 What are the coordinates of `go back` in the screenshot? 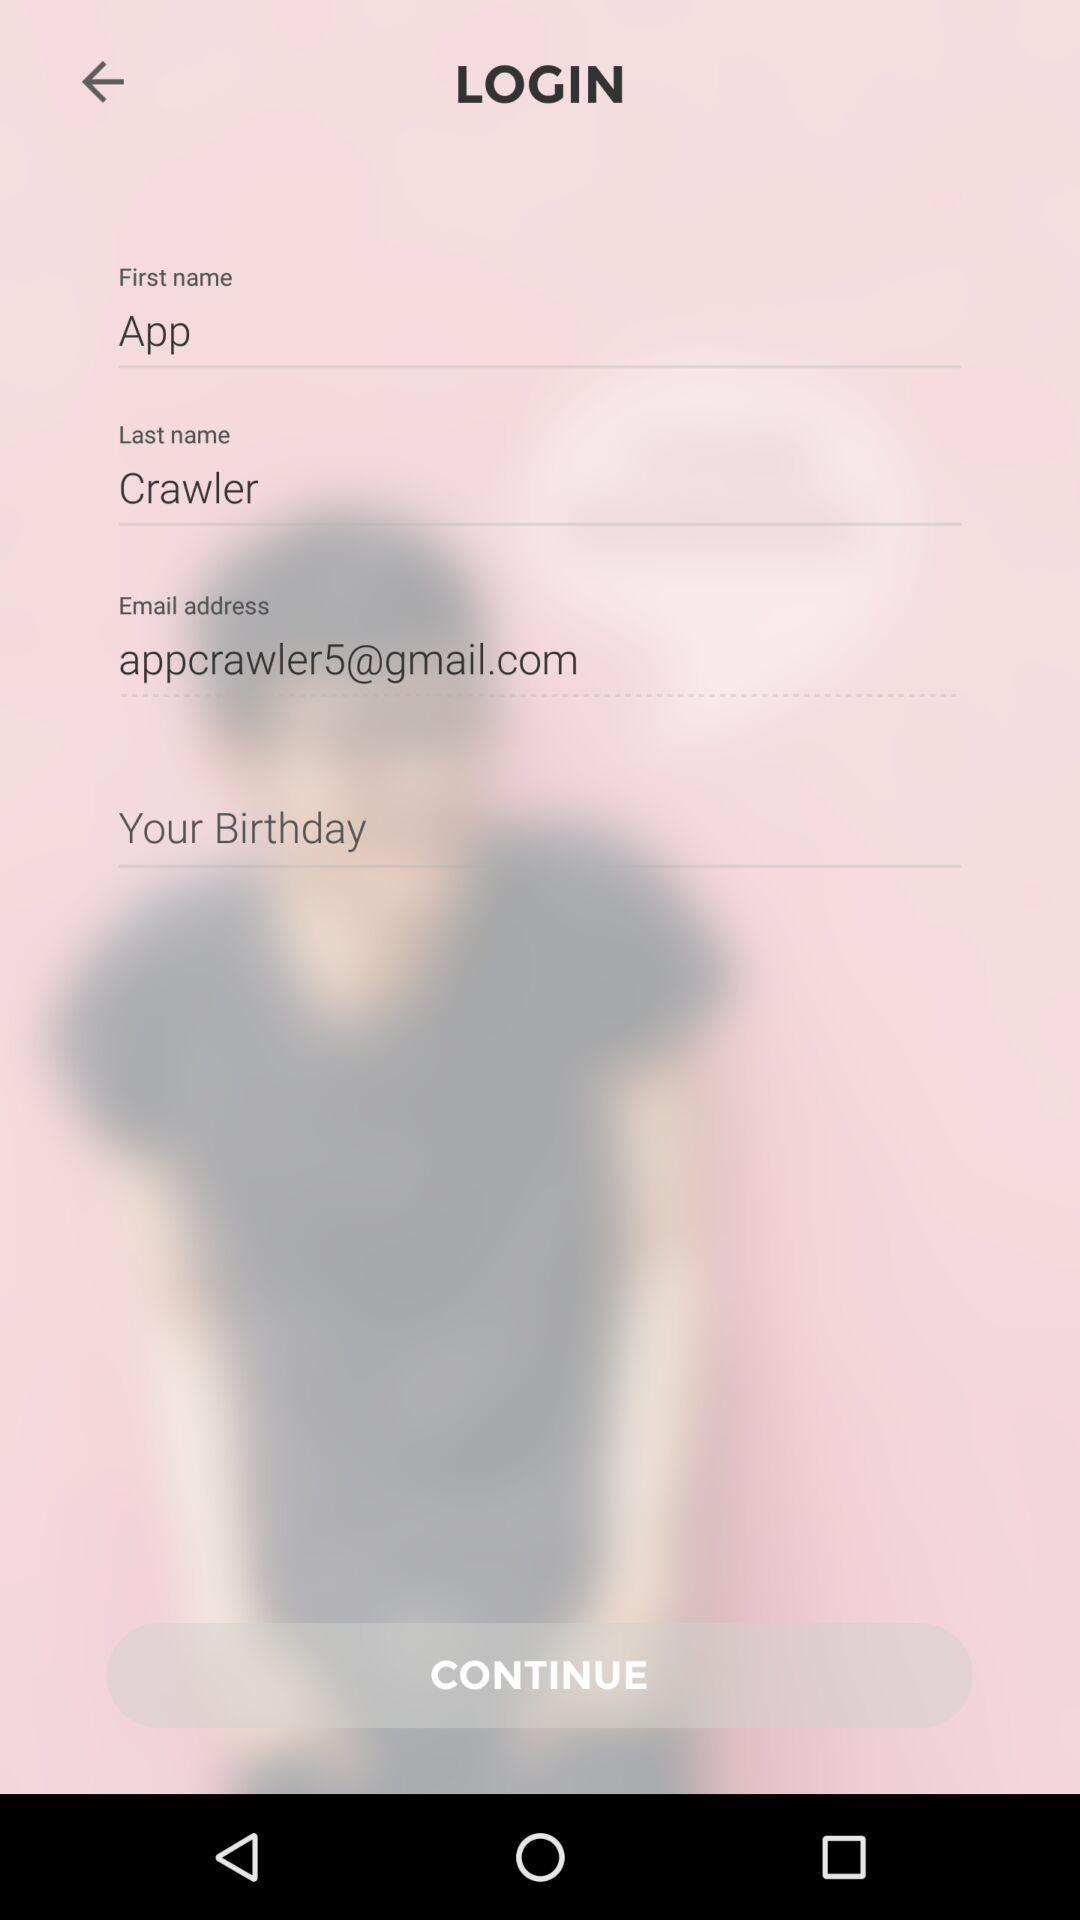 It's located at (102, 80).